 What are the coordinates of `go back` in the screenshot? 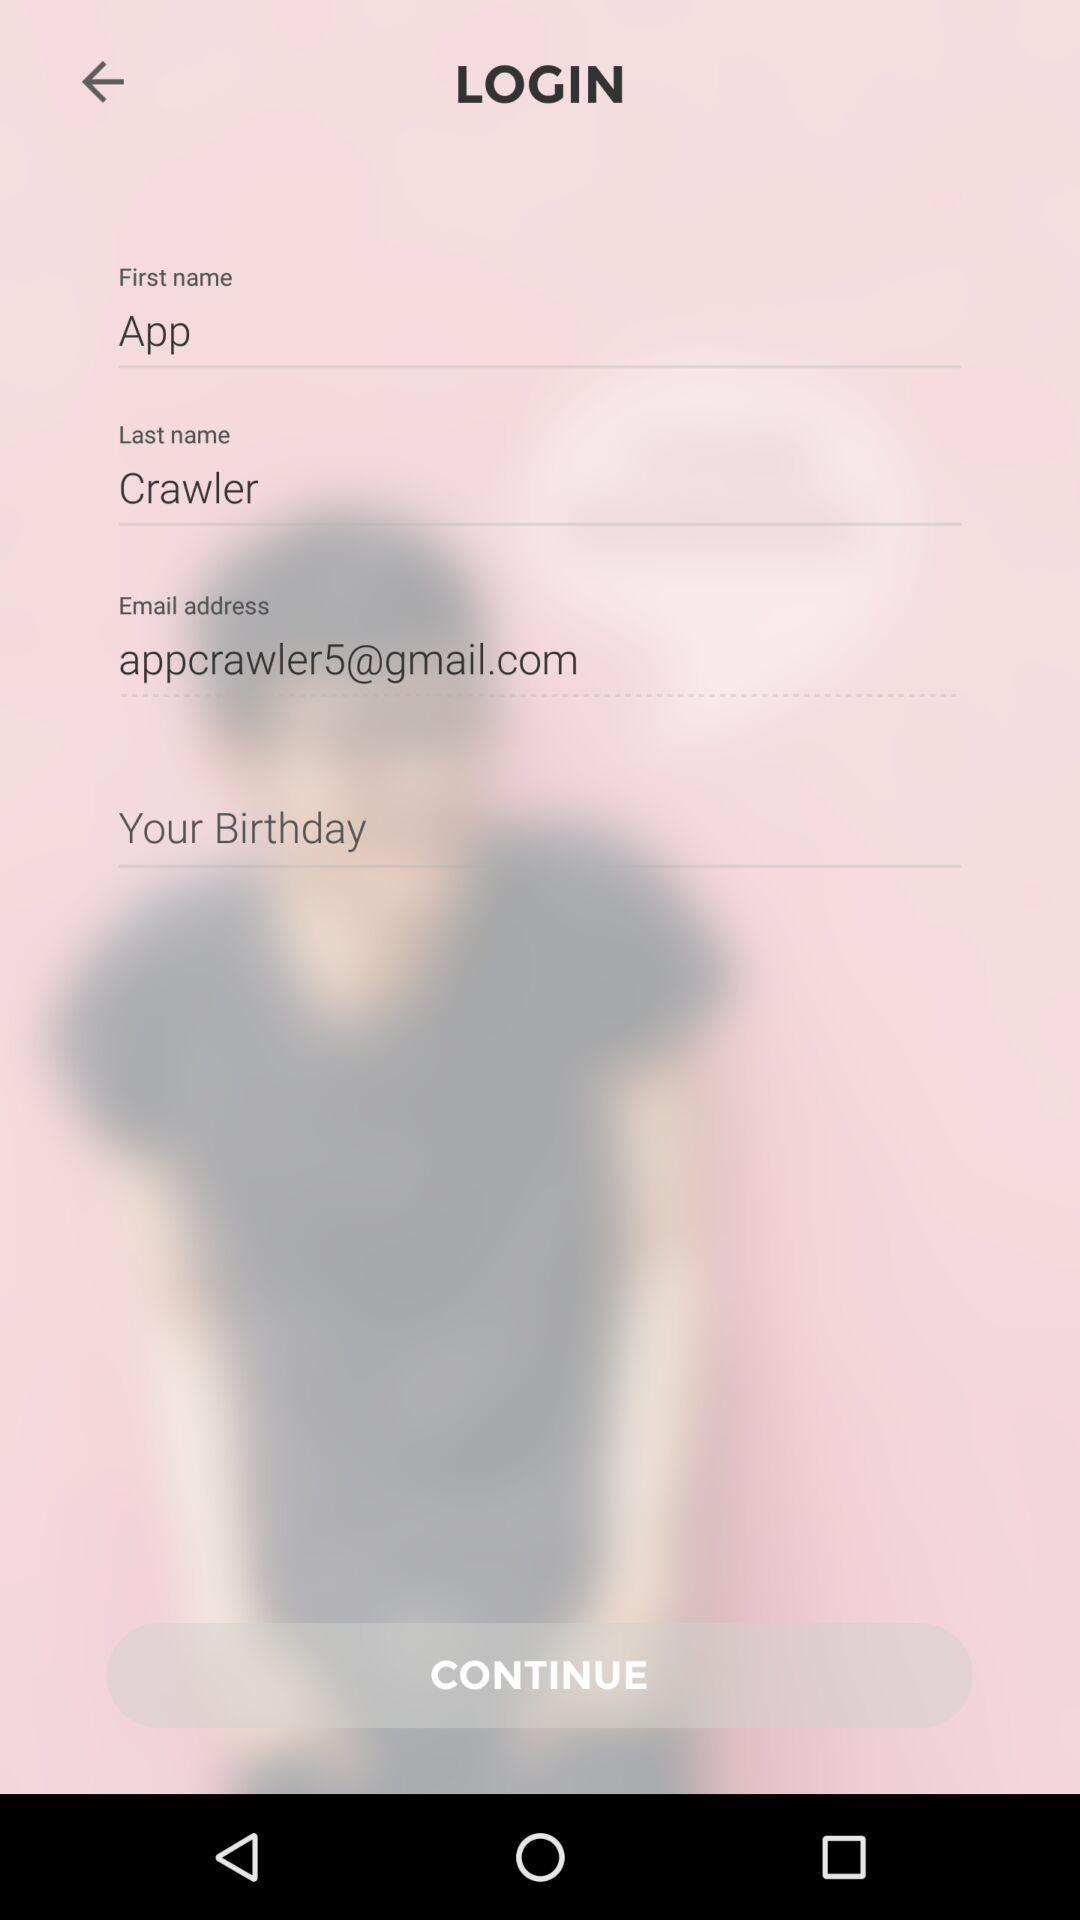 It's located at (102, 80).